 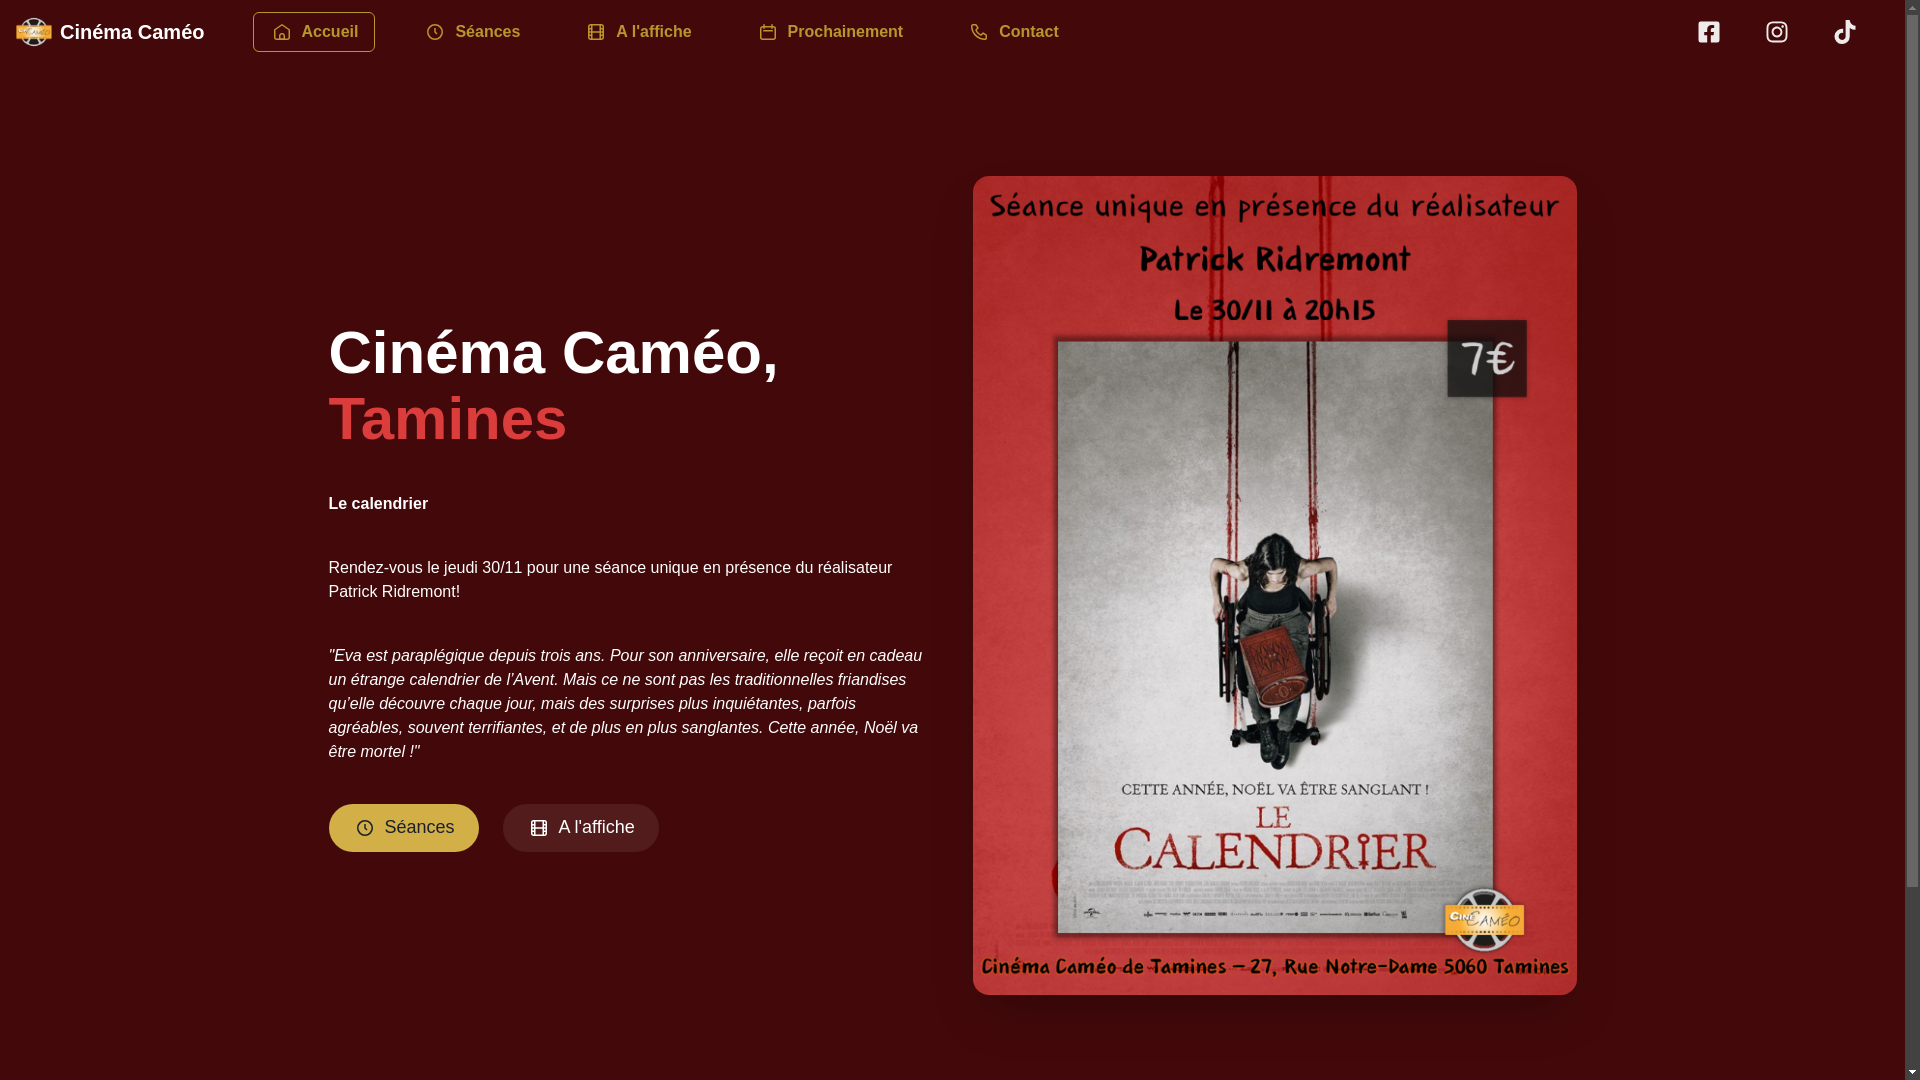 What do you see at coordinates (730, 30) in the screenshot?
I see `'Prochainement'` at bounding box center [730, 30].